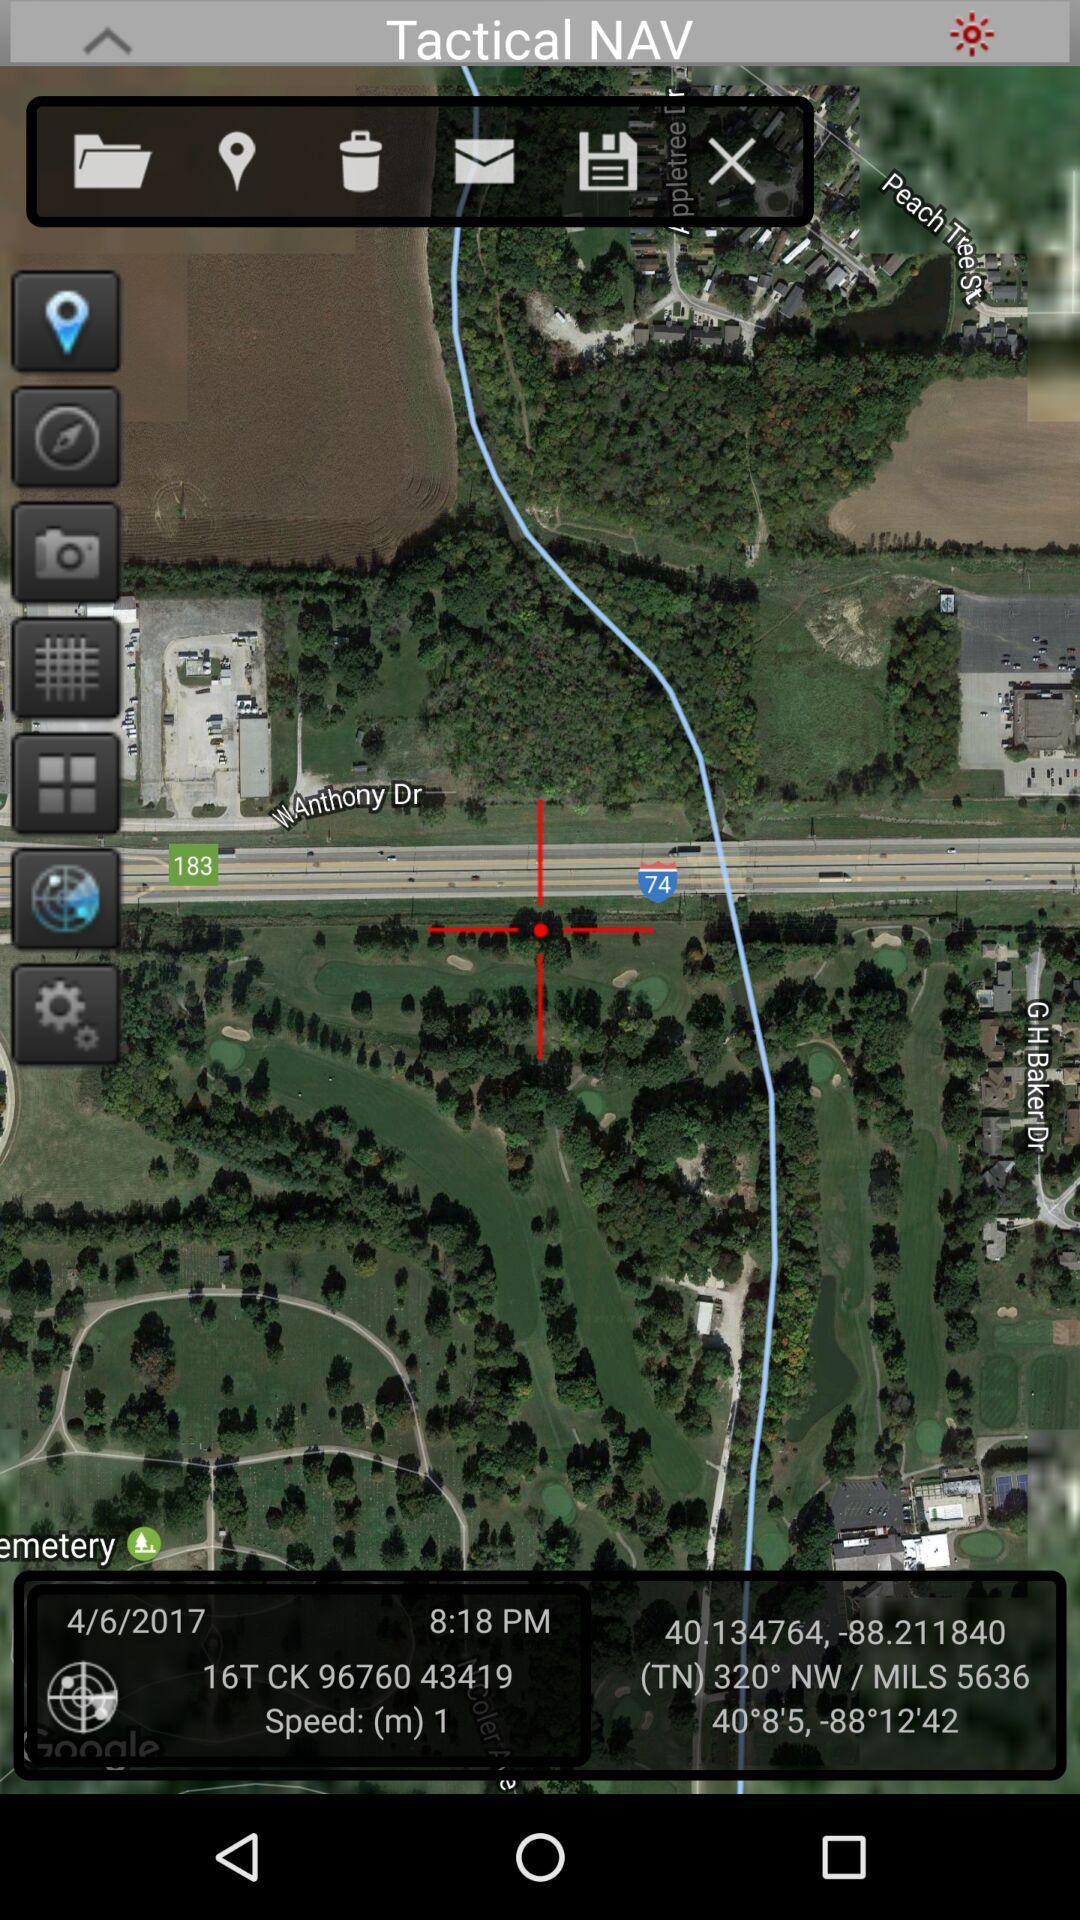 This screenshot has width=1080, height=1920. Describe the element at coordinates (133, 168) in the screenshot. I see `the folder icon` at that location.